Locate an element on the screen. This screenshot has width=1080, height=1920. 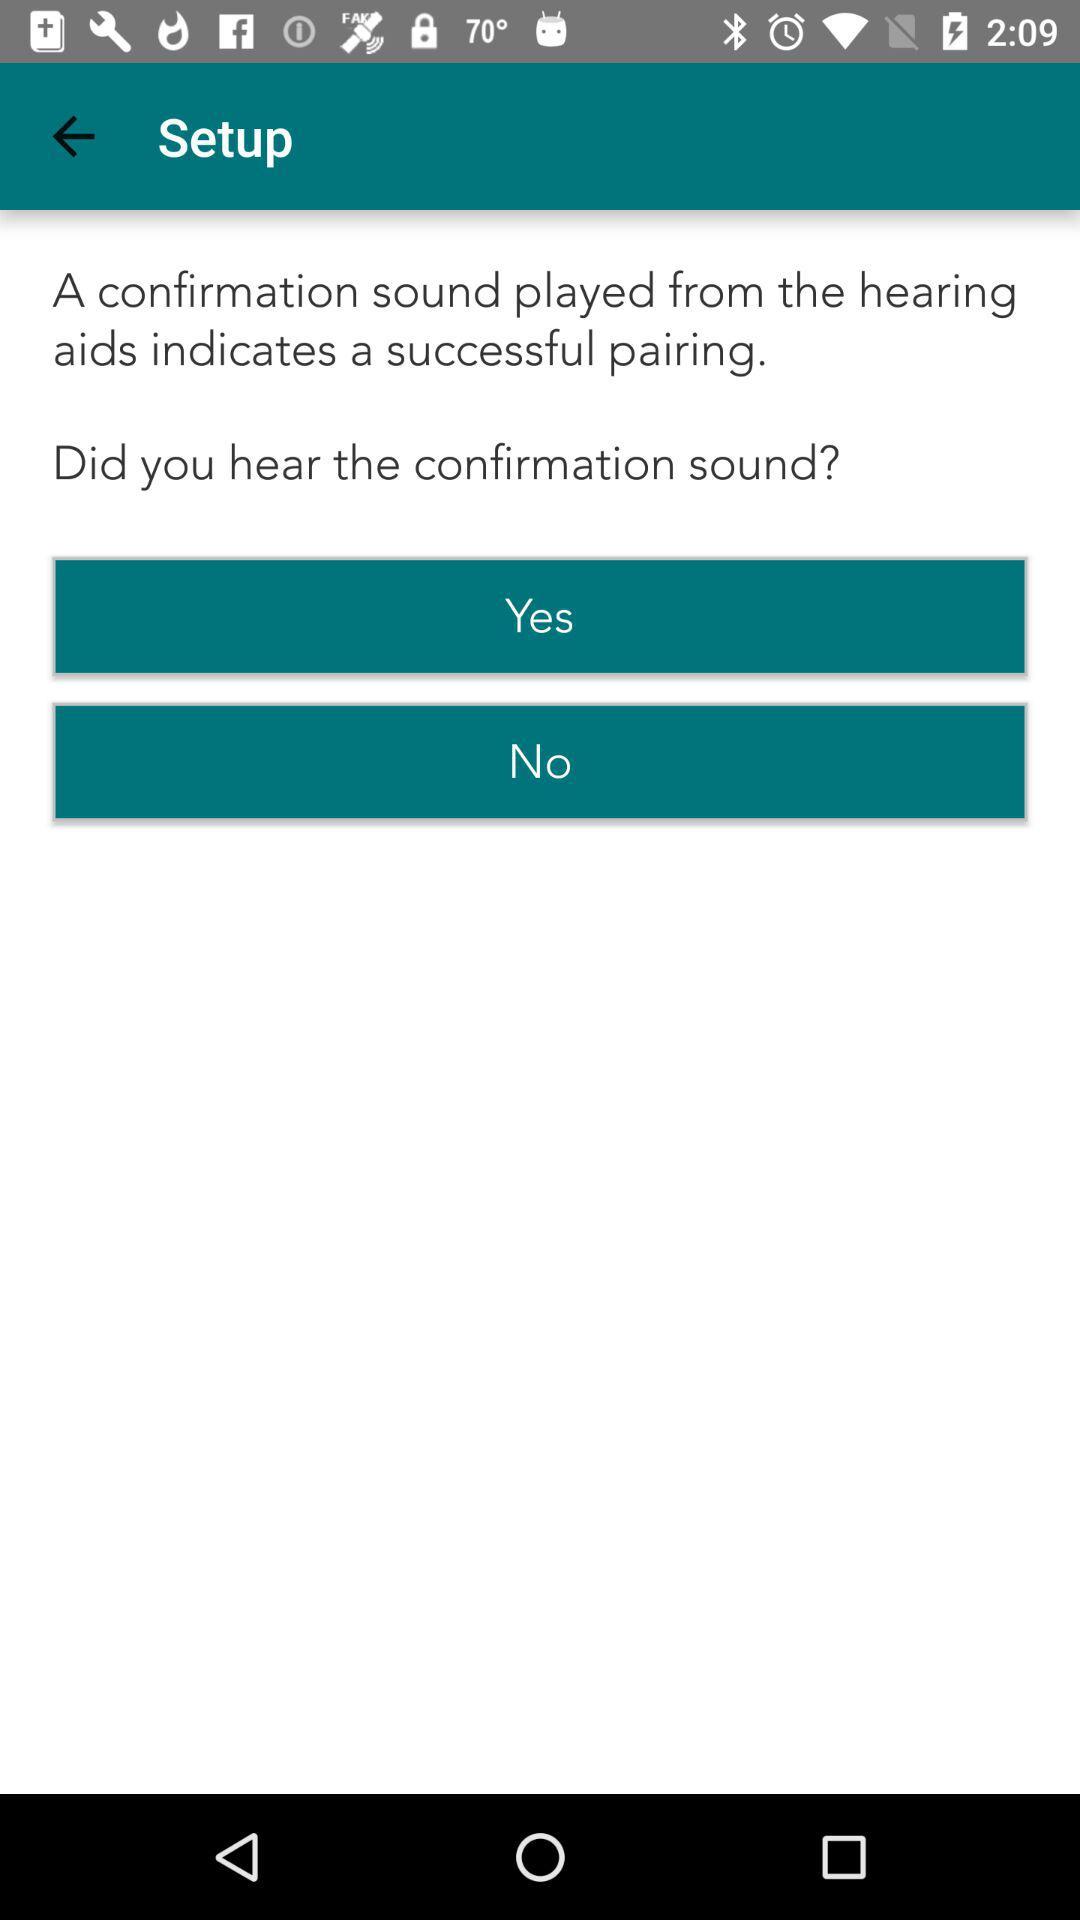
the item below yes icon is located at coordinates (540, 761).